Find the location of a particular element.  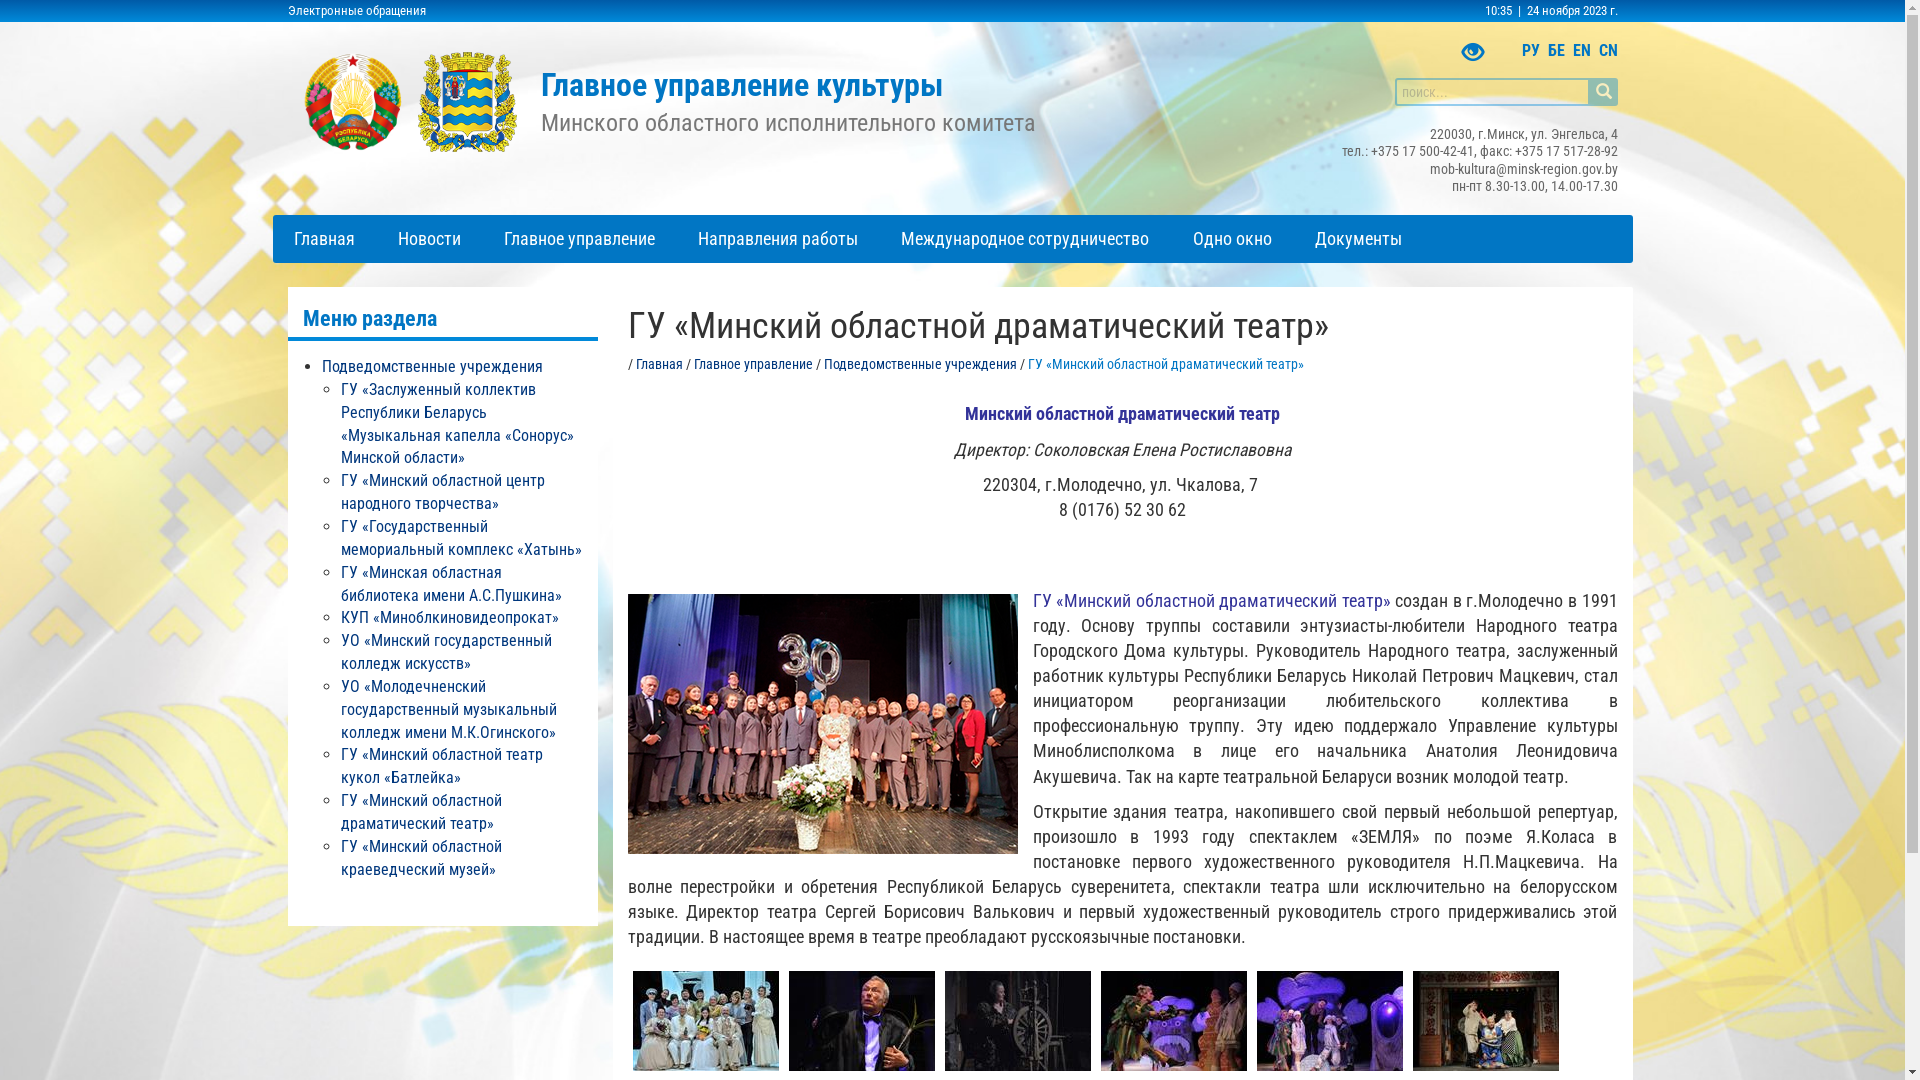

'EN' is located at coordinates (1579, 49).